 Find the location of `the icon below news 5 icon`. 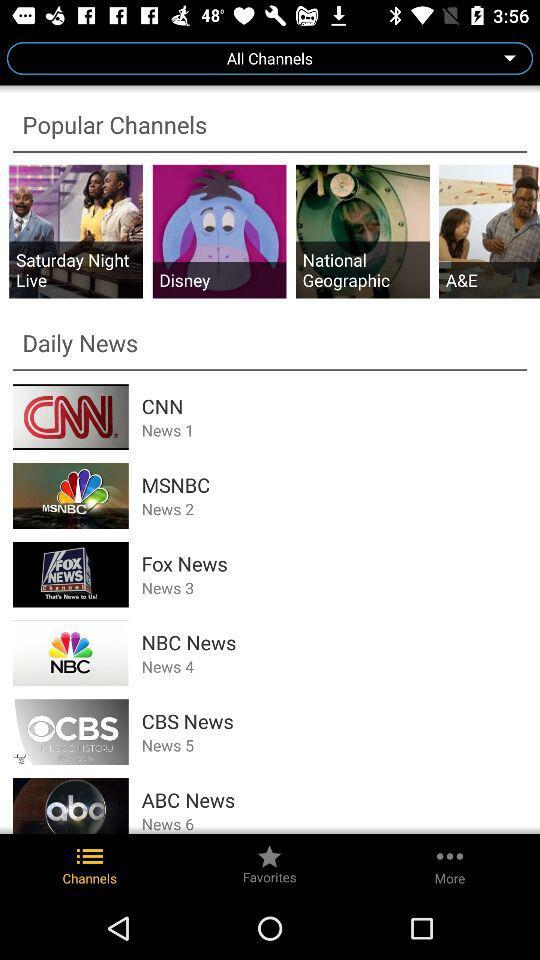

the icon below news 5 icon is located at coordinates (334, 800).